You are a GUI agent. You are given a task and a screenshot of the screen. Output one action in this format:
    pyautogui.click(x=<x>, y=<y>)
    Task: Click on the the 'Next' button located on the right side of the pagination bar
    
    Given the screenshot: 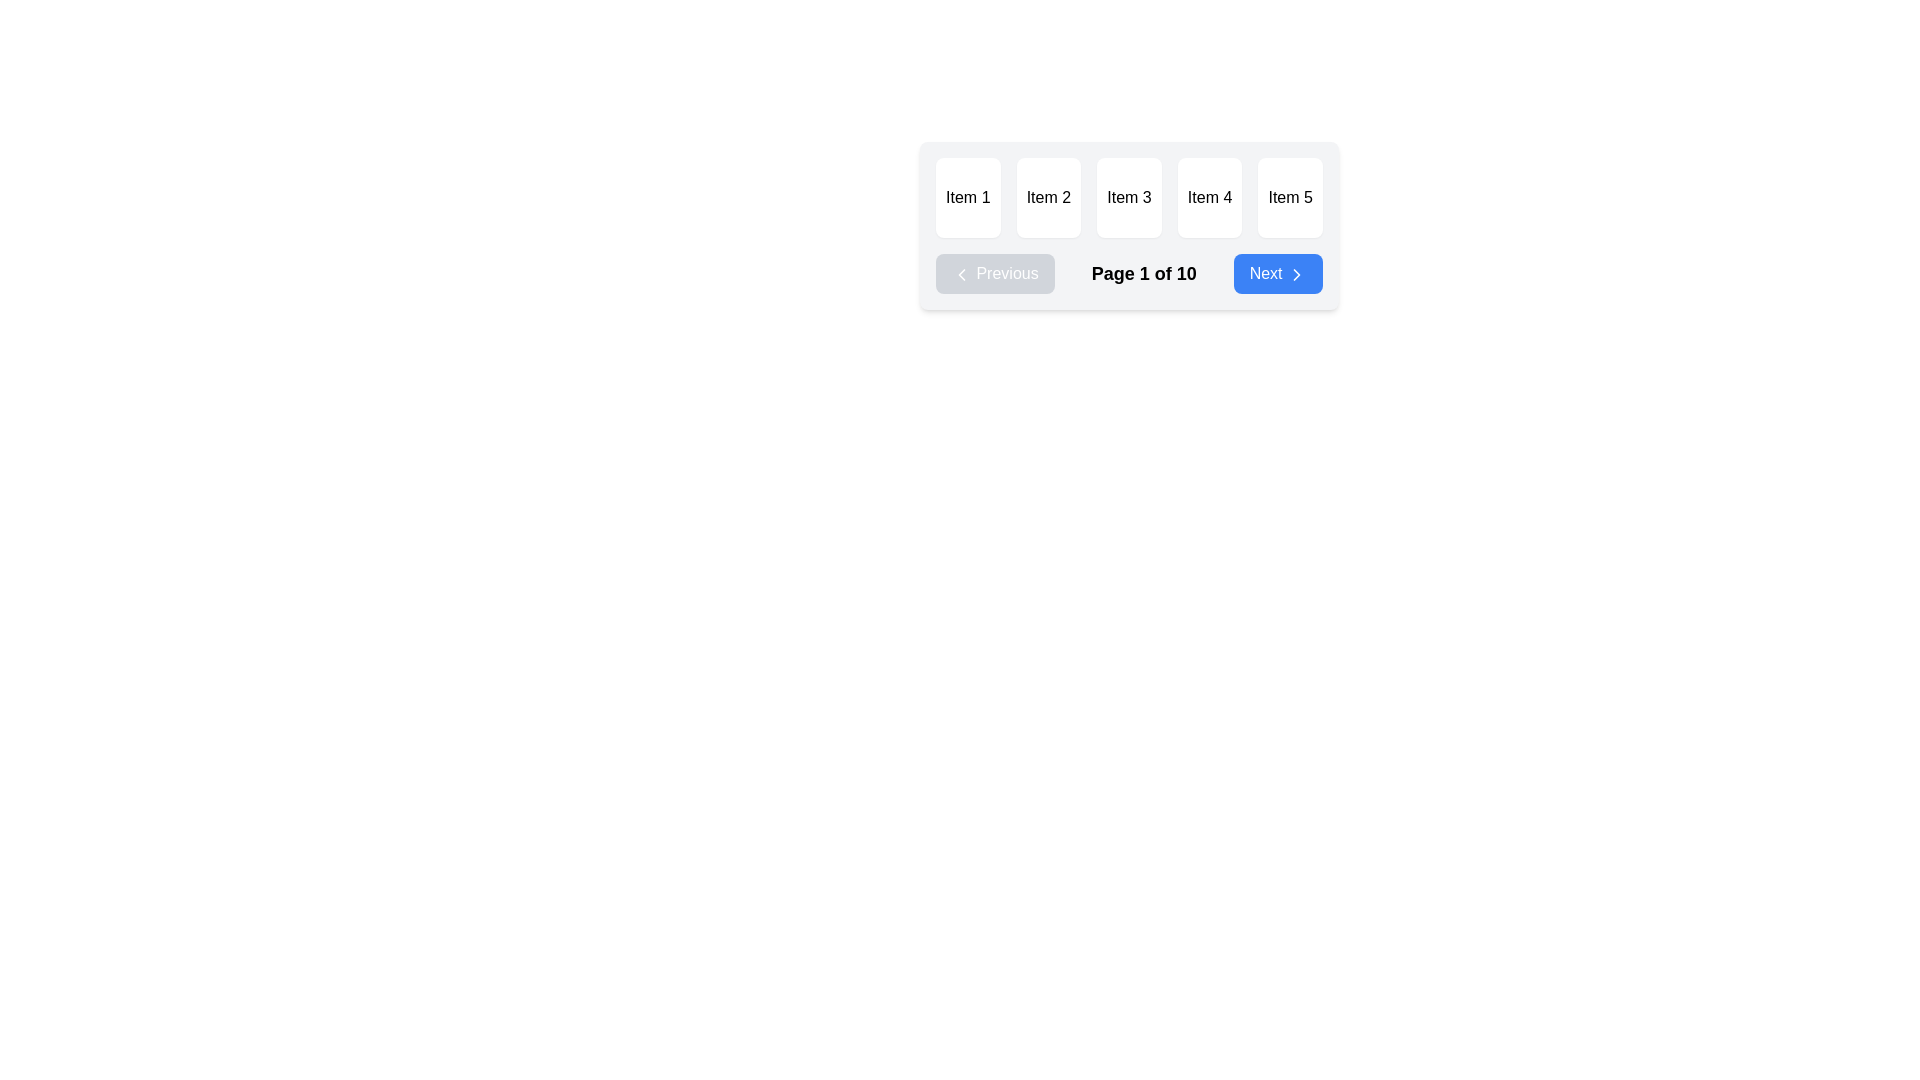 What is the action you would take?
    pyautogui.click(x=1276, y=273)
    